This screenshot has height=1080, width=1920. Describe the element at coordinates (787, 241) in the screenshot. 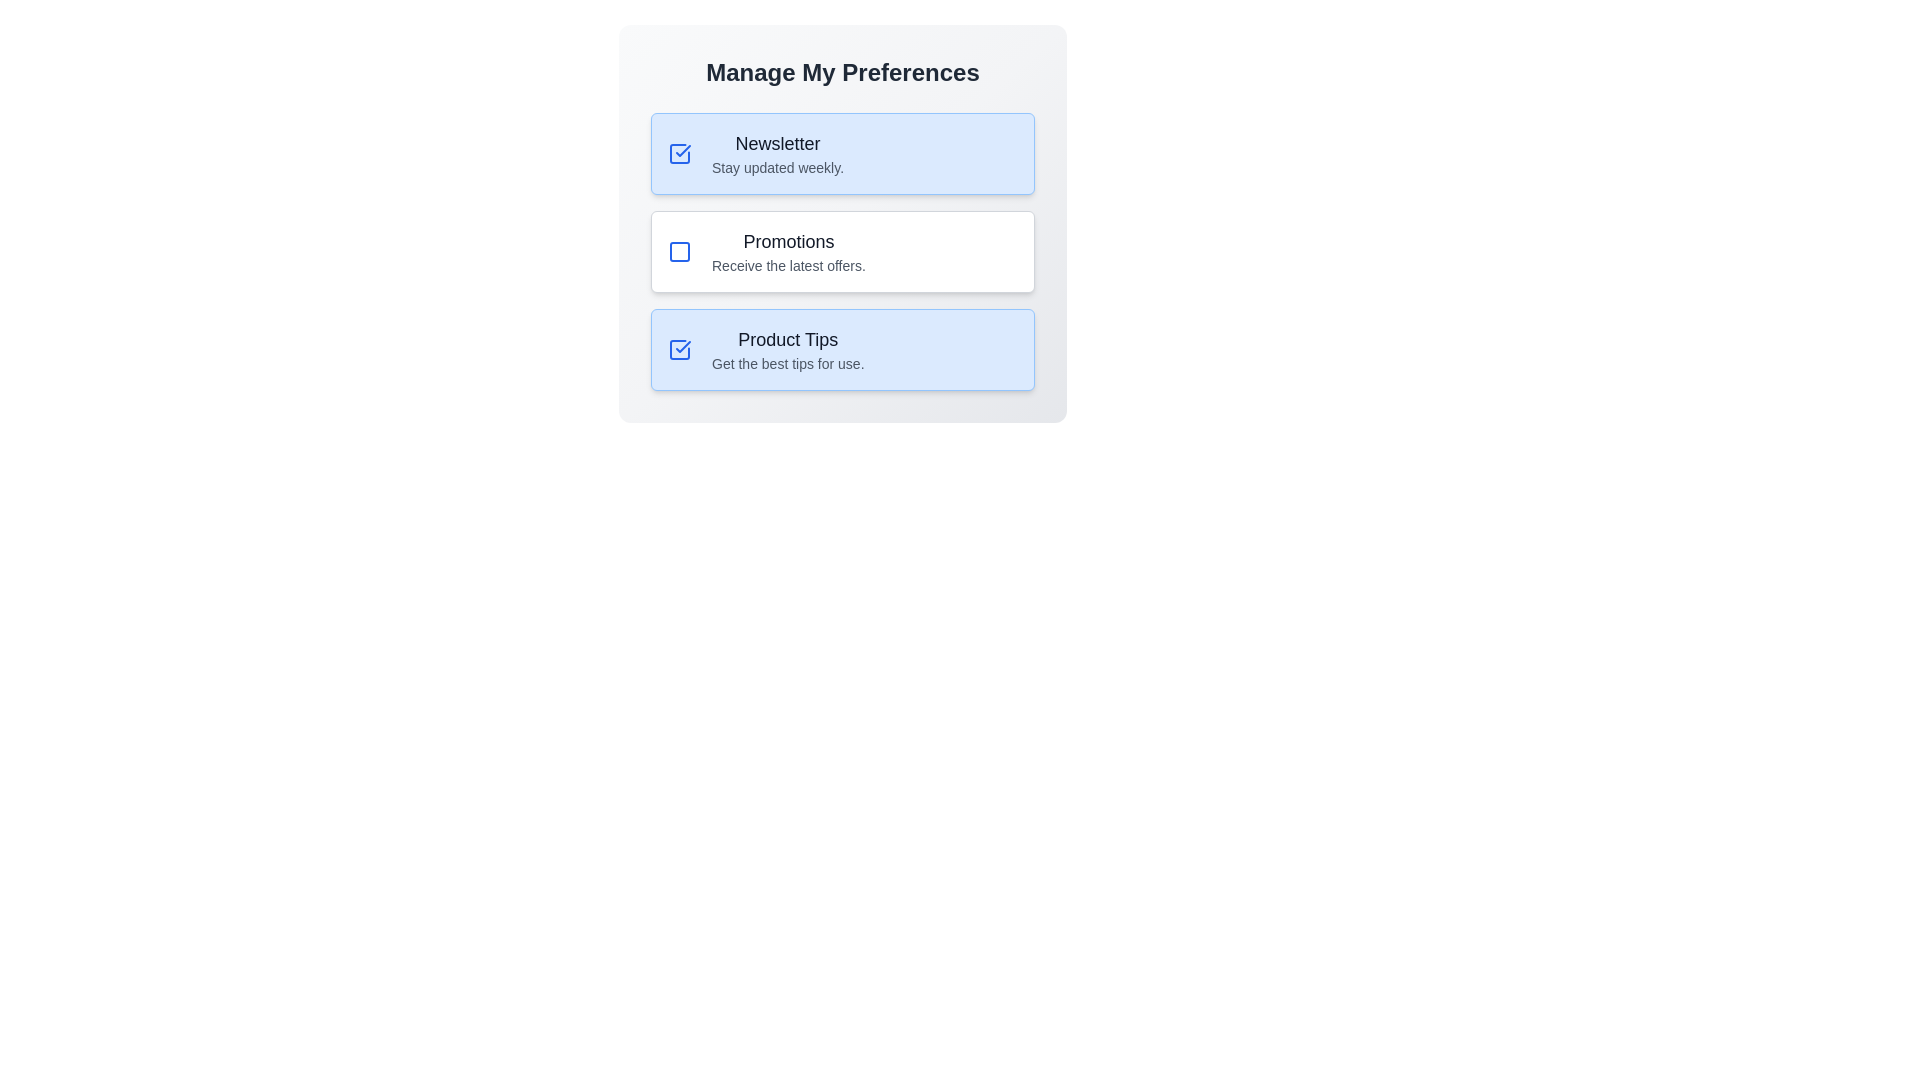

I see `the 'Promotions' text label, which is styled with a larger font size and dark gray color, located in the middle of a vertically stacked list of items, specifically on the second row with a checkbox to its left` at that location.